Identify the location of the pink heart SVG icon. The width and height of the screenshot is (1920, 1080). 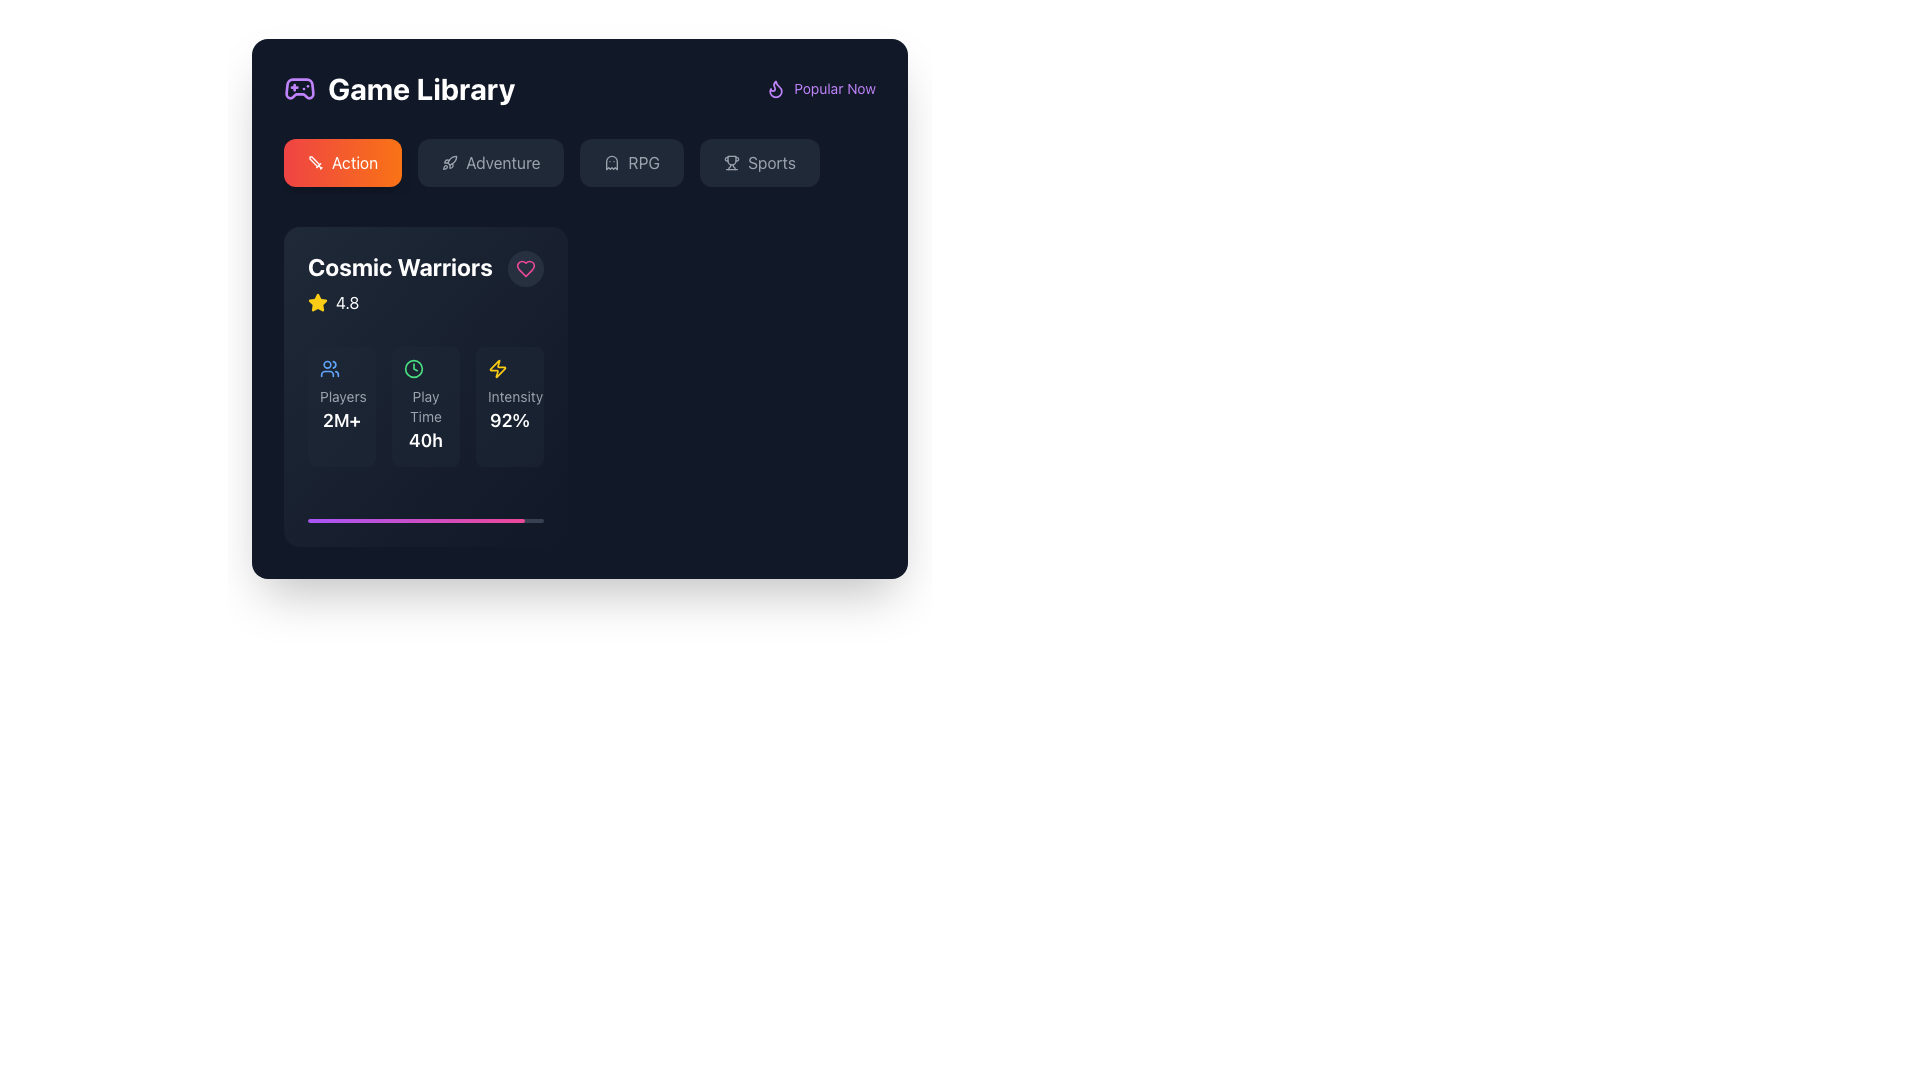
(526, 268).